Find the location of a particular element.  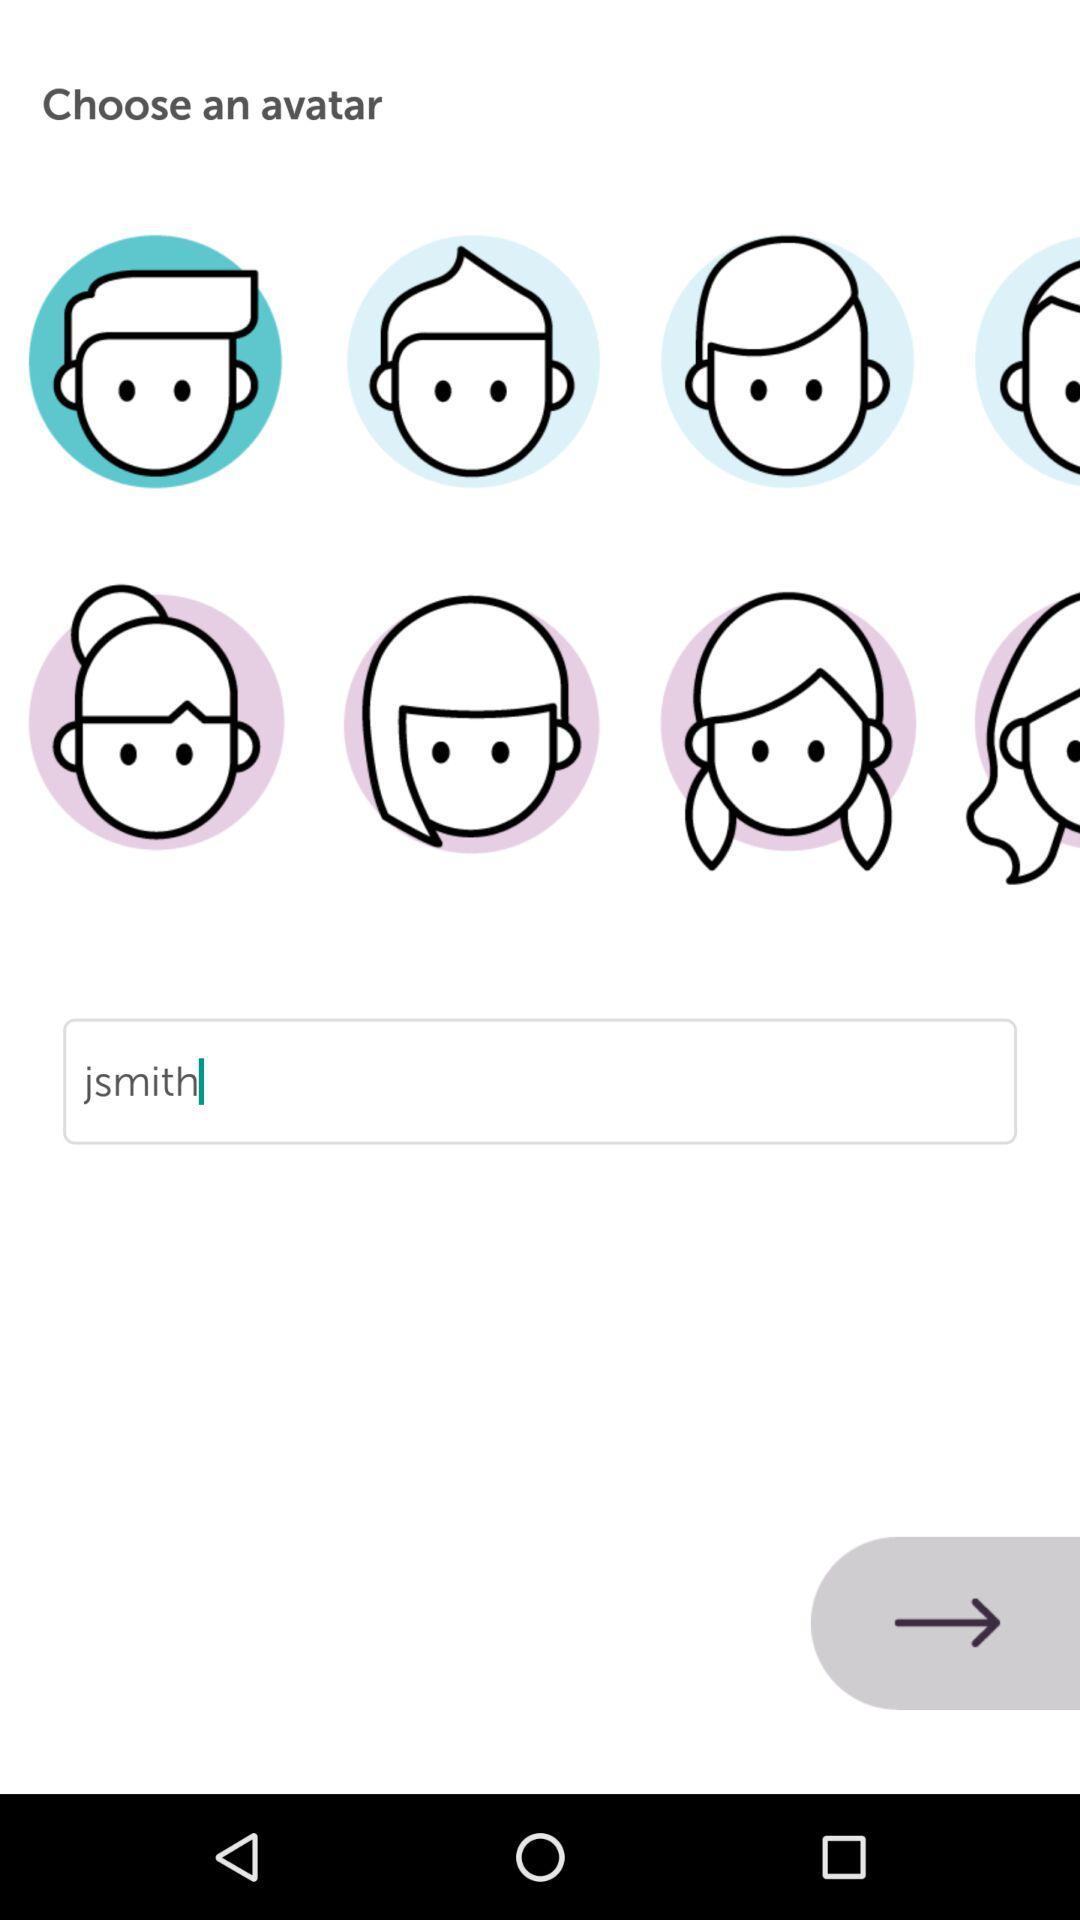

item at the bottom right corner is located at coordinates (945, 1623).